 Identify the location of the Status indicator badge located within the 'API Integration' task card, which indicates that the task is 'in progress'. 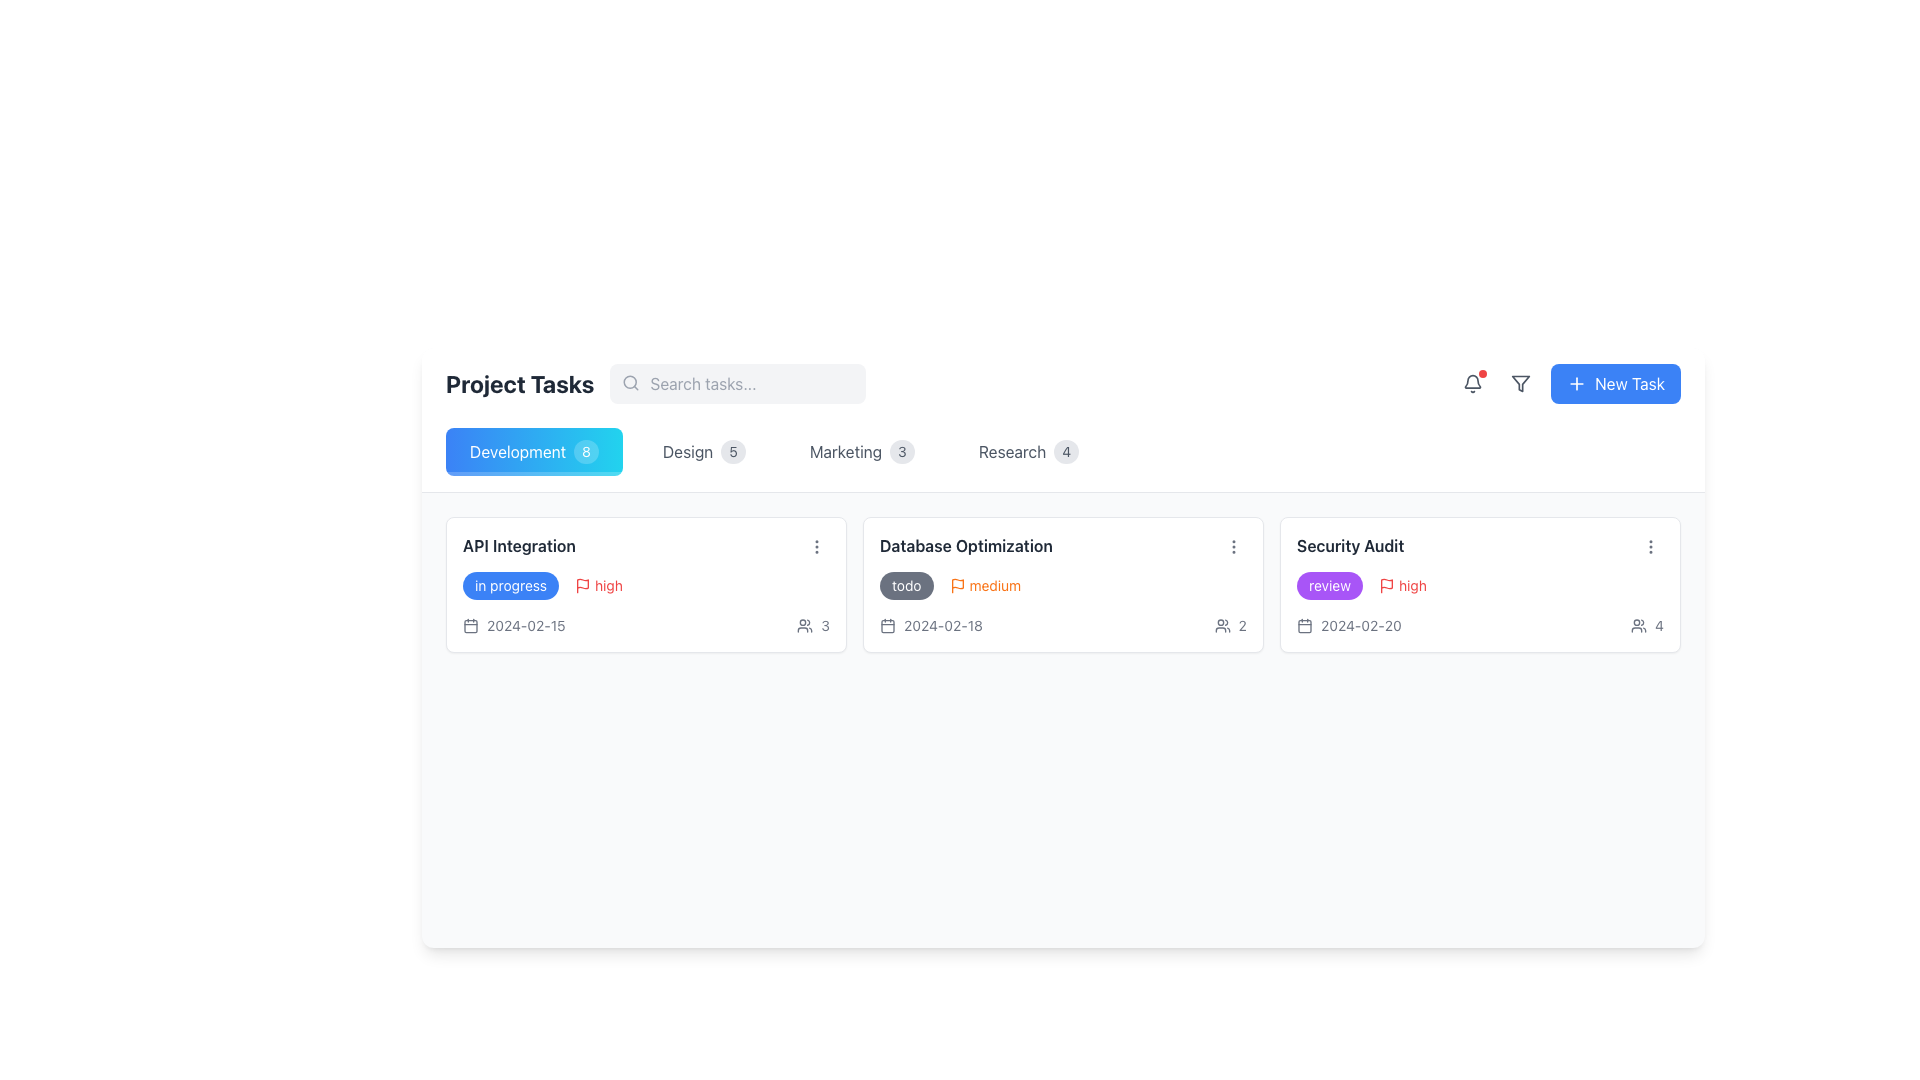
(511, 585).